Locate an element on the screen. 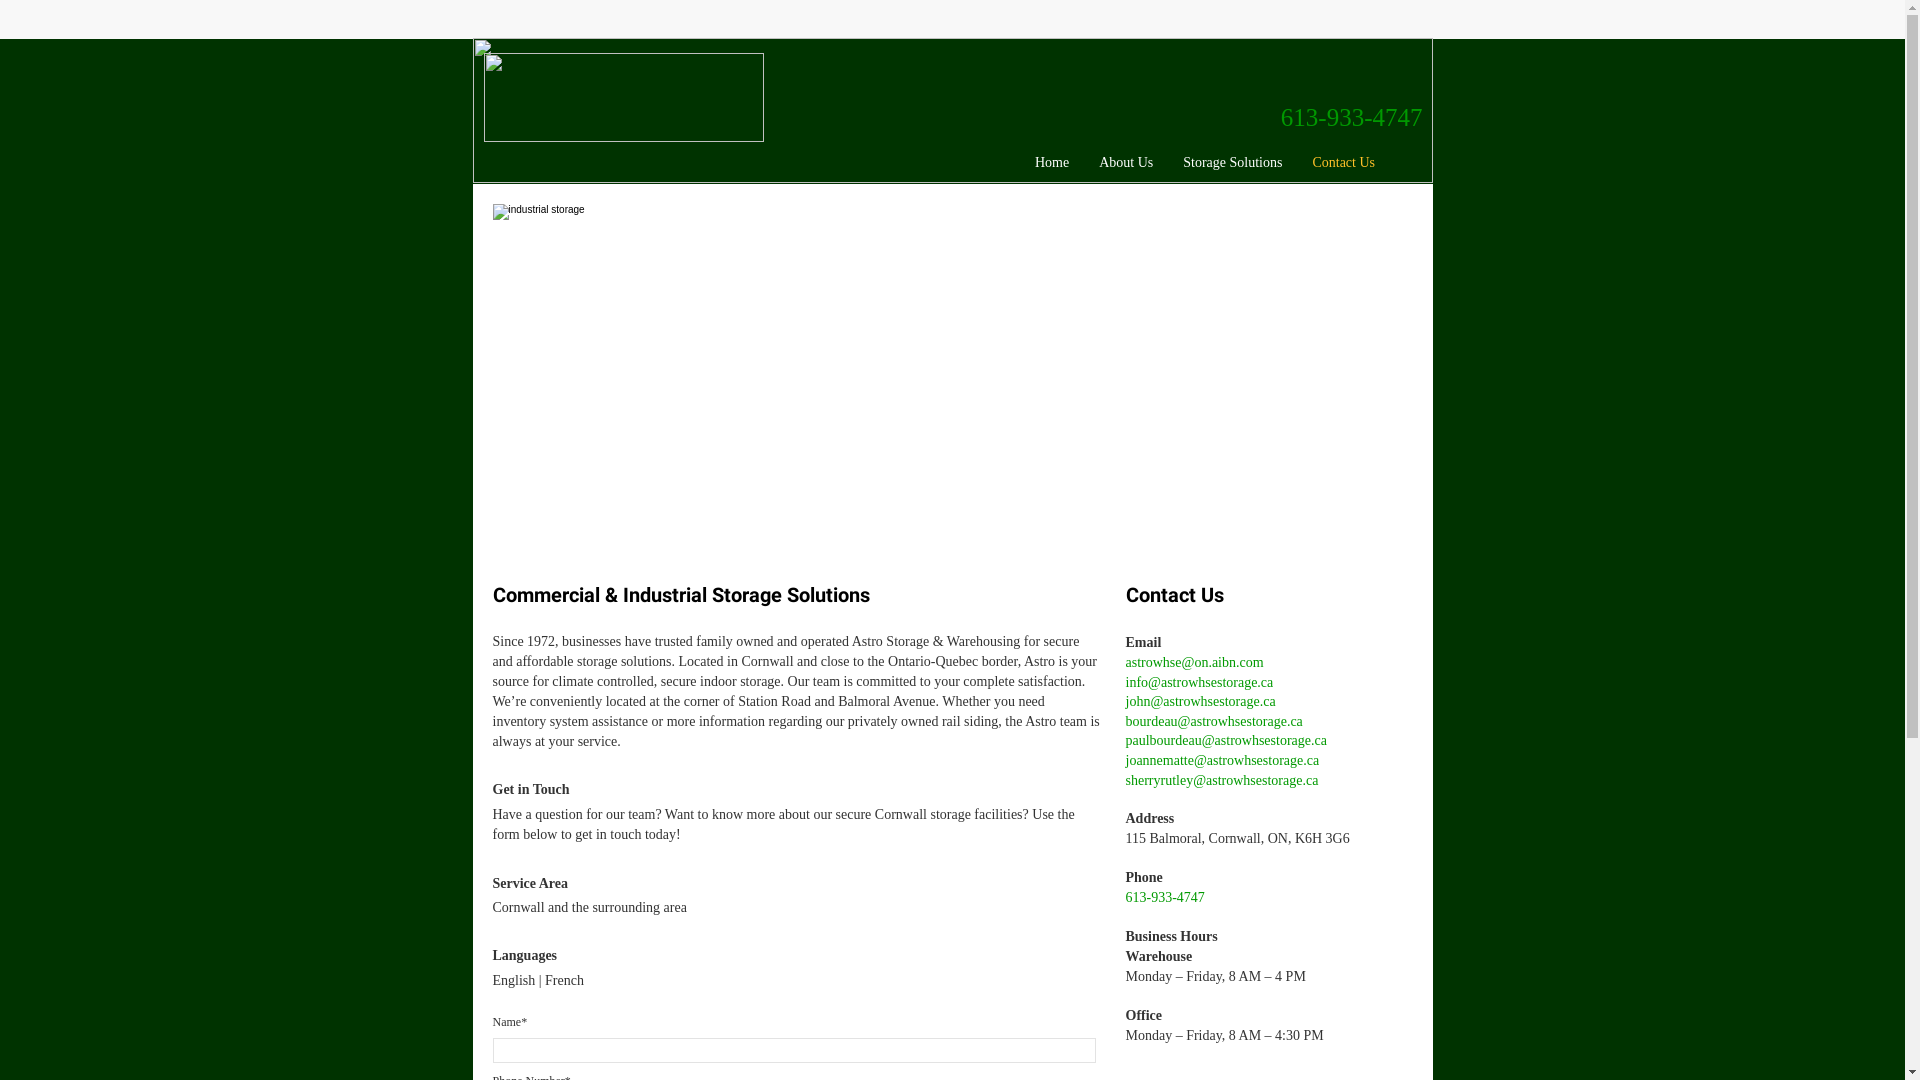  'sherryrutley@astrowhsestorage.ca' is located at coordinates (1221, 780).